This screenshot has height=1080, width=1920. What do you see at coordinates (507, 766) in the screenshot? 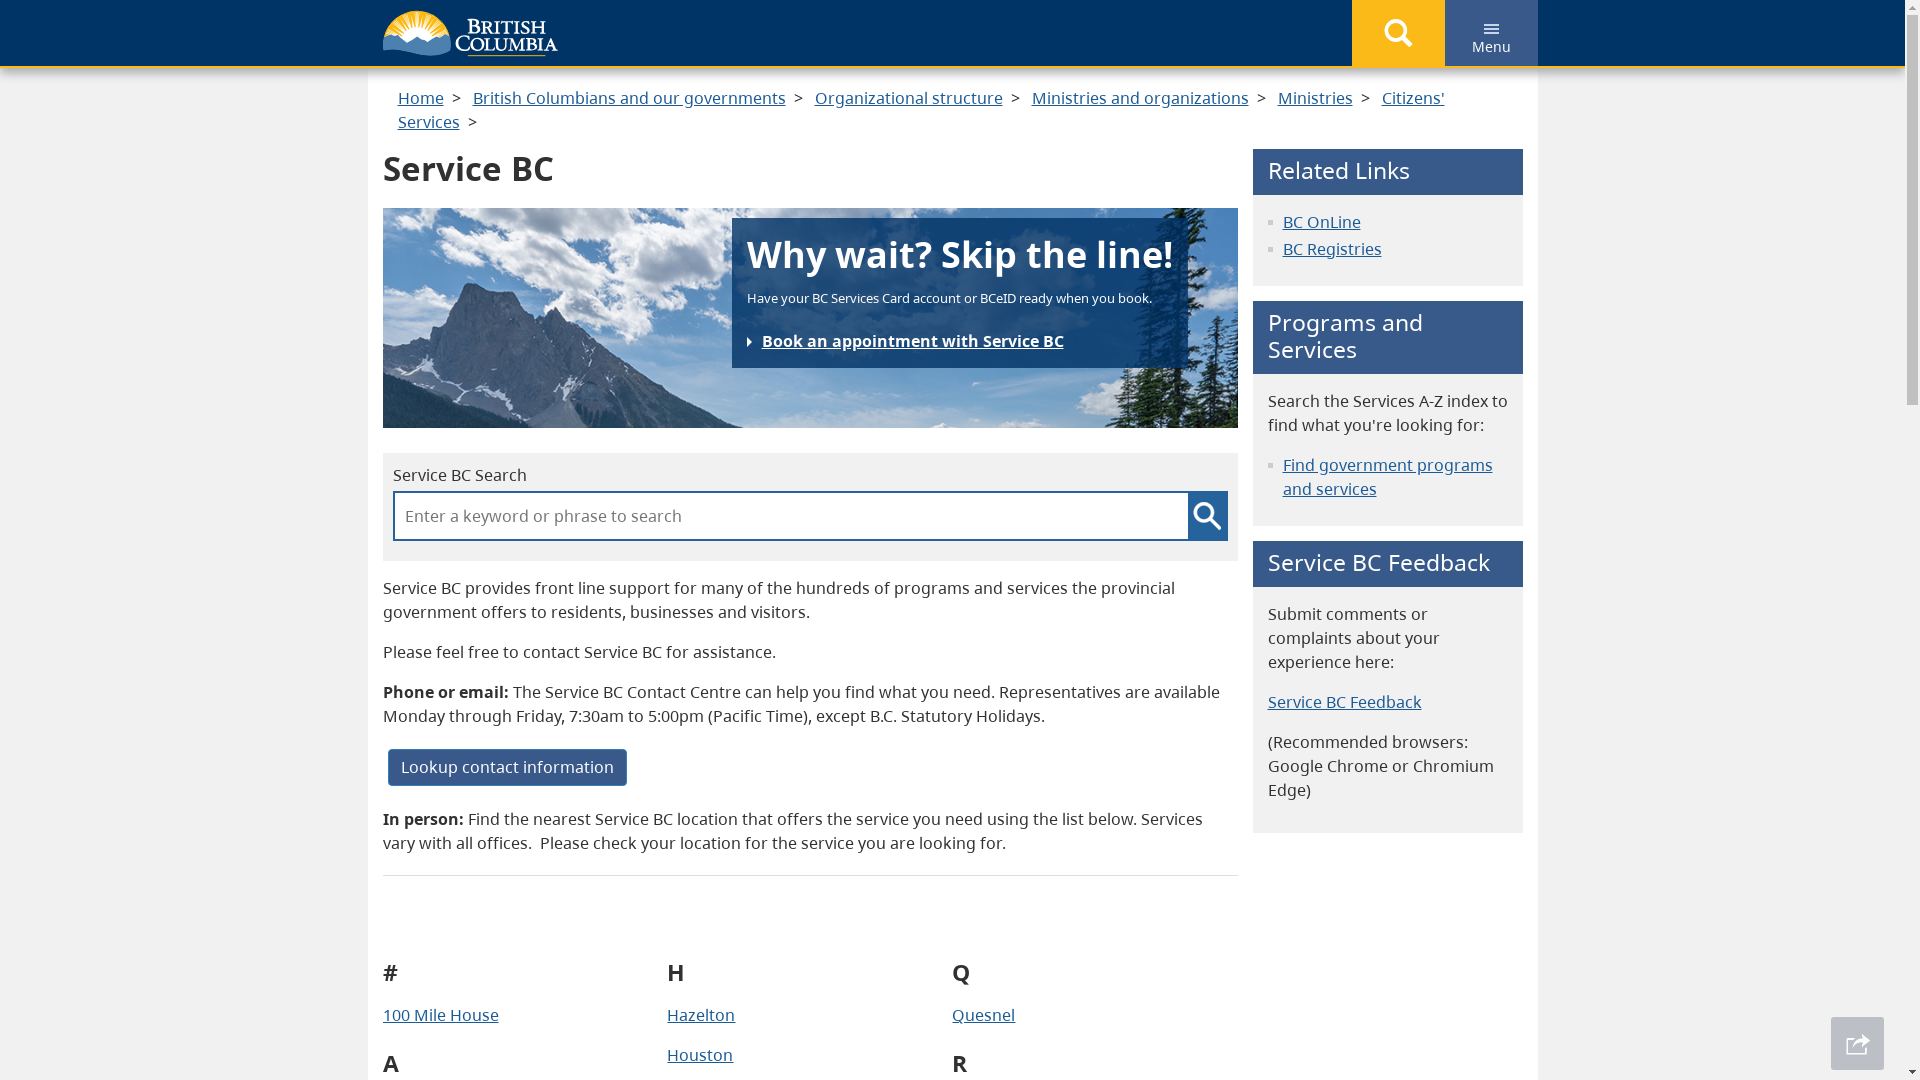
I see `'Lookup contact information'` at bounding box center [507, 766].